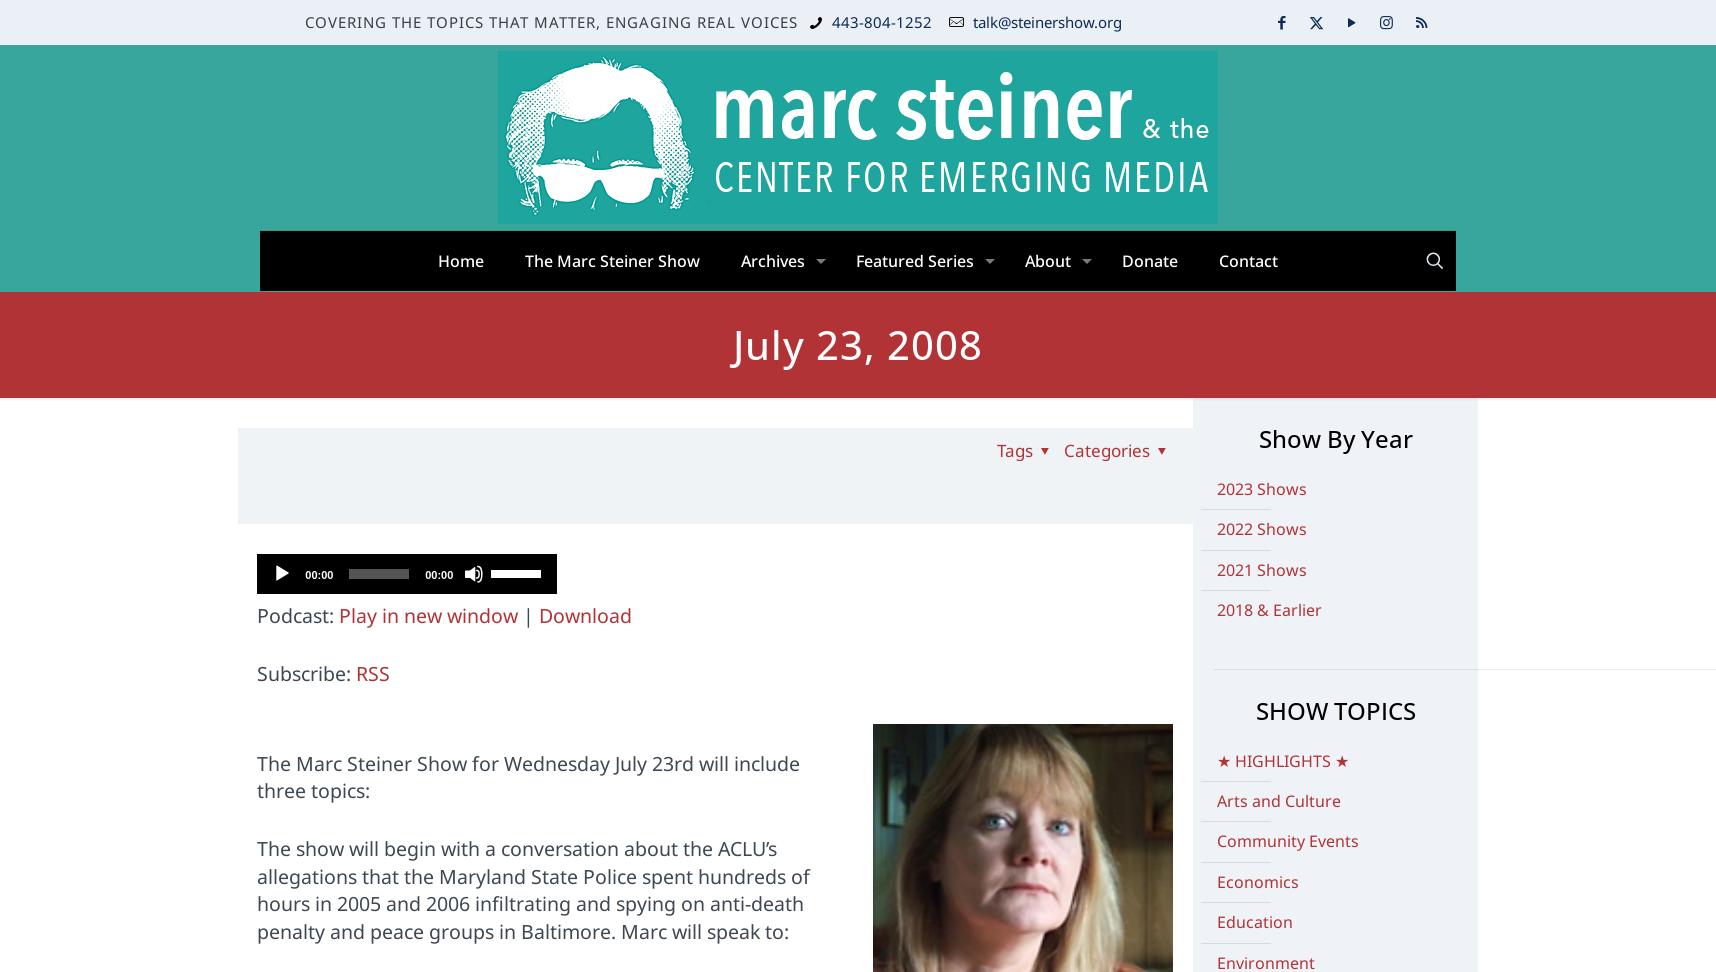 The height and width of the screenshot is (972, 1716). Describe the element at coordinates (858, 343) in the screenshot. I see `'July 23, 2008'` at that location.